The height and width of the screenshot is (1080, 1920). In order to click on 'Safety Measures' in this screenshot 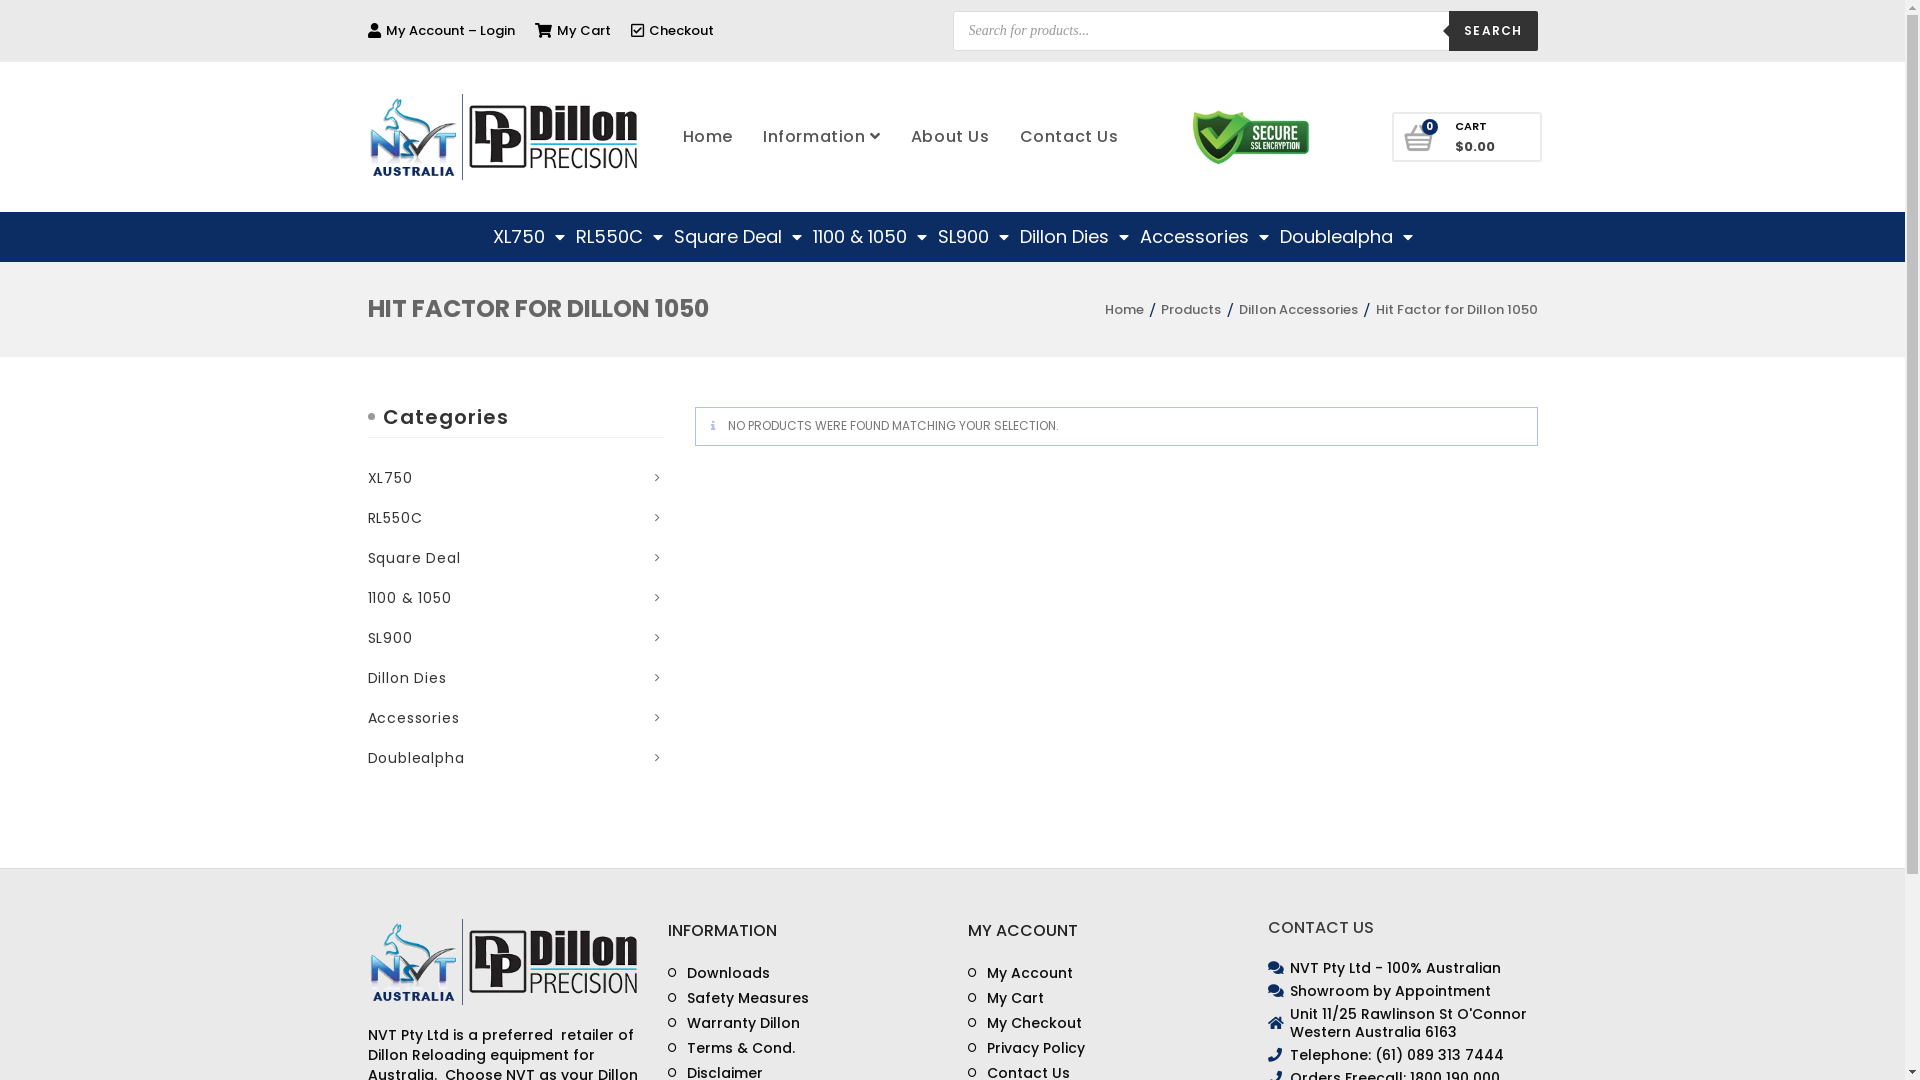, I will do `click(737, 998)`.